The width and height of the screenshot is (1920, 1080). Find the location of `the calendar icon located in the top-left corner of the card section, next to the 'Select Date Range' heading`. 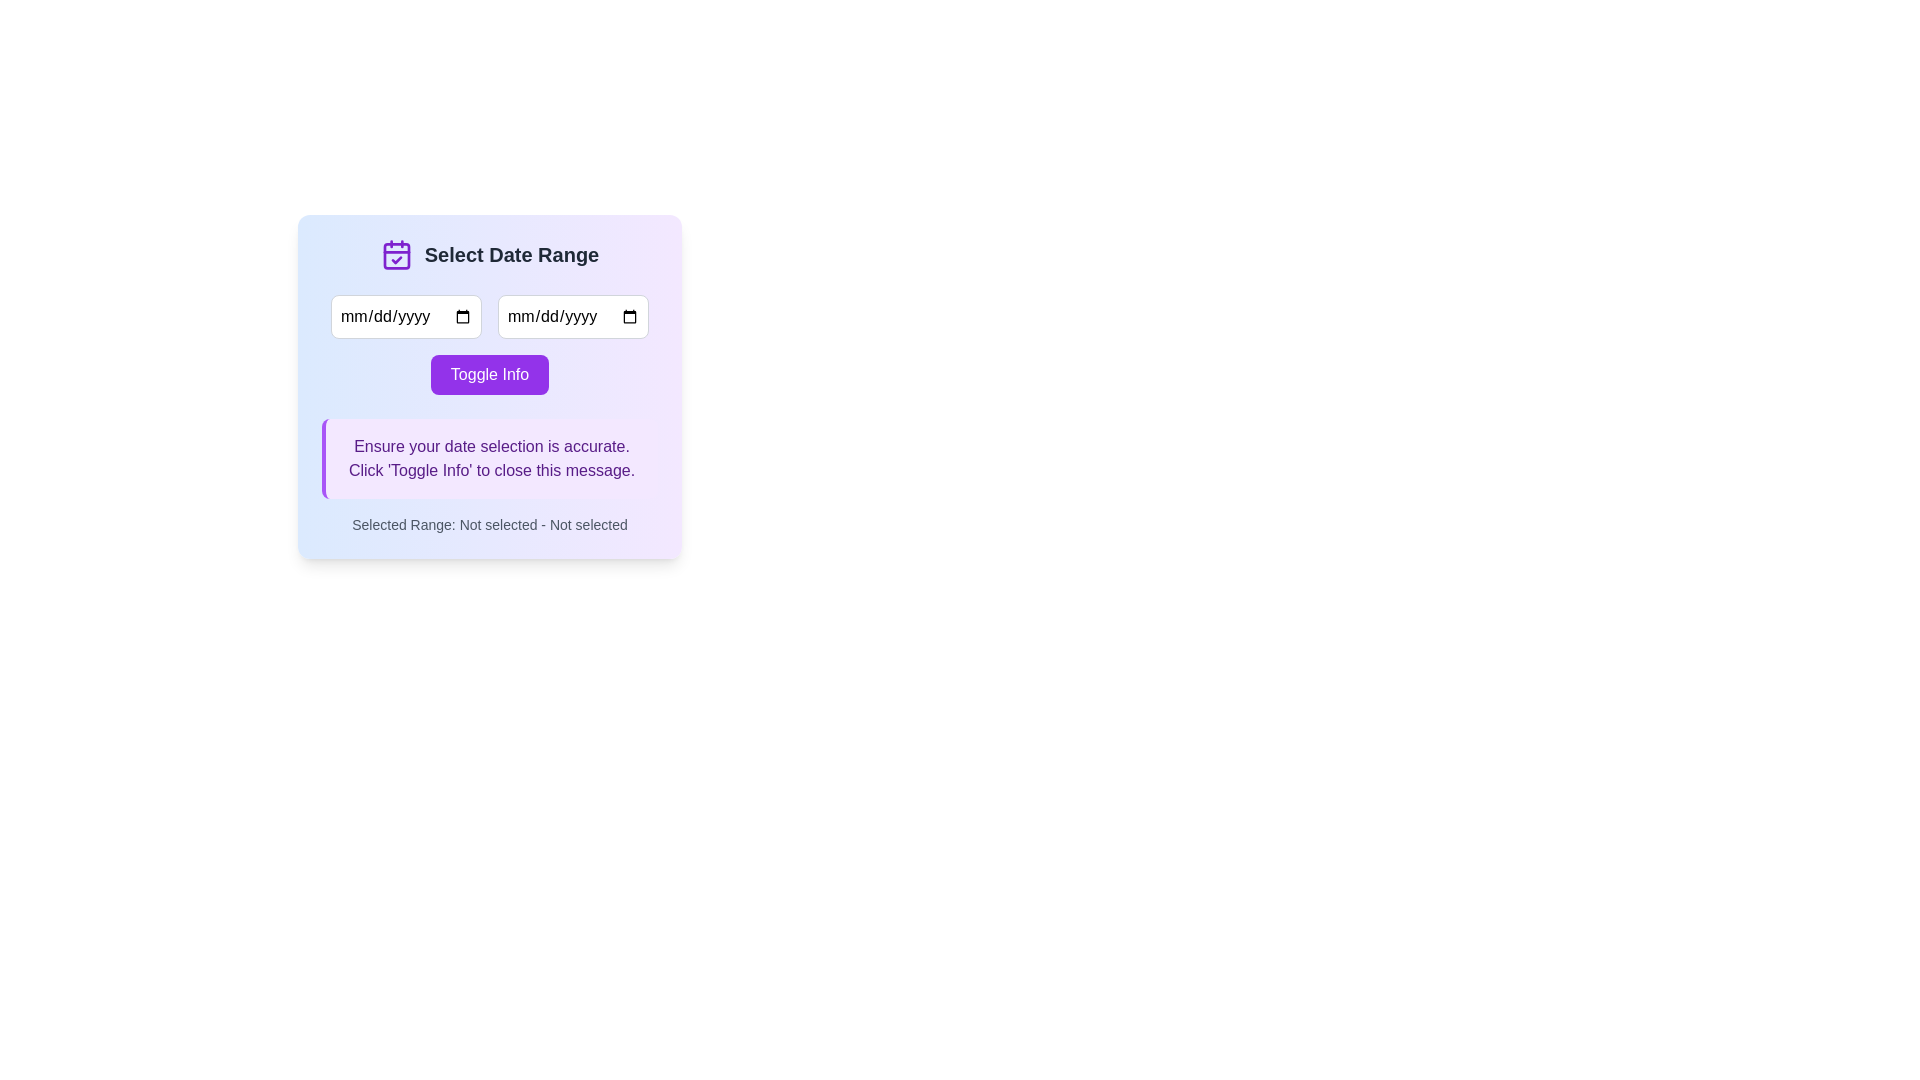

the calendar icon located in the top-left corner of the card section, next to the 'Select Date Range' heading is located at coordinates (396, 253).